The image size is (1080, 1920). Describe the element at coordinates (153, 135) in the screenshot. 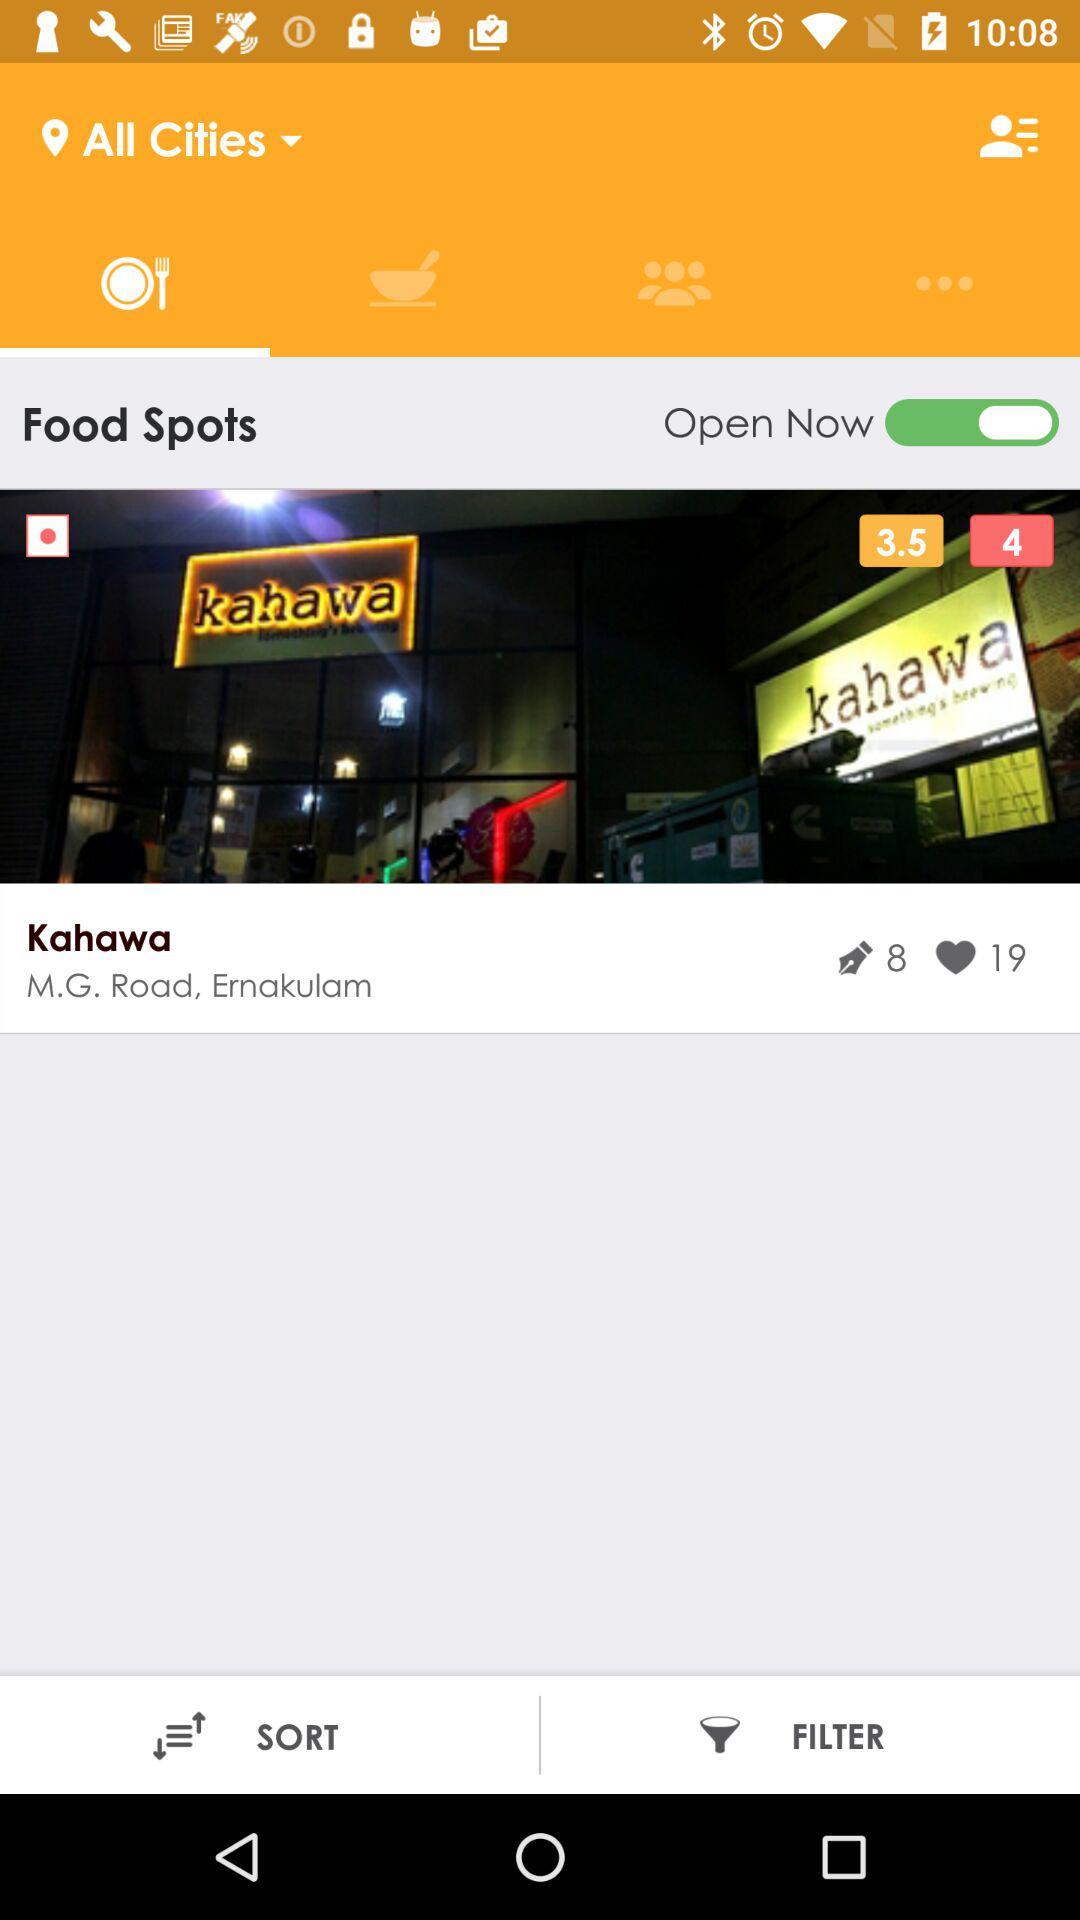

I see `text all cities` at that location.